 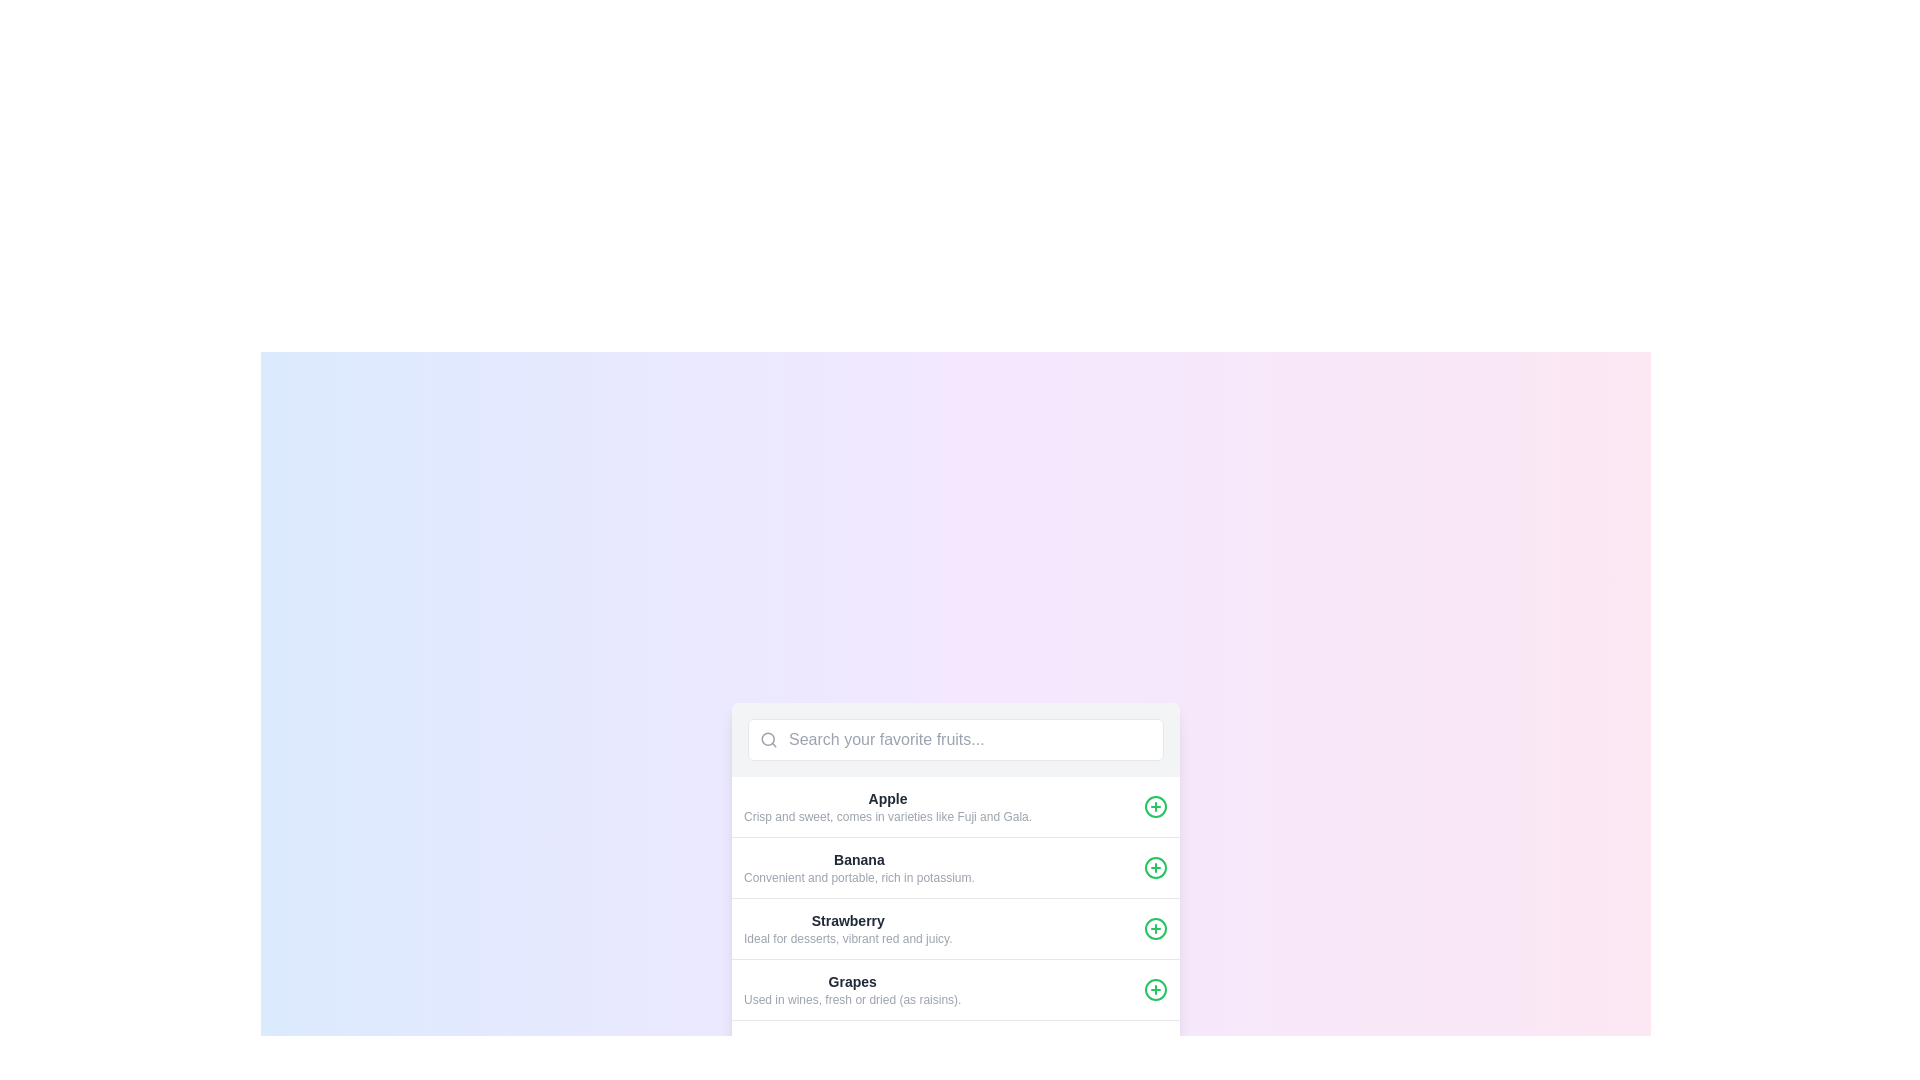 I want to click on the 'add' button associated with the item 'Strawberry' to initiate the add action, so click(x=1156, y=929).